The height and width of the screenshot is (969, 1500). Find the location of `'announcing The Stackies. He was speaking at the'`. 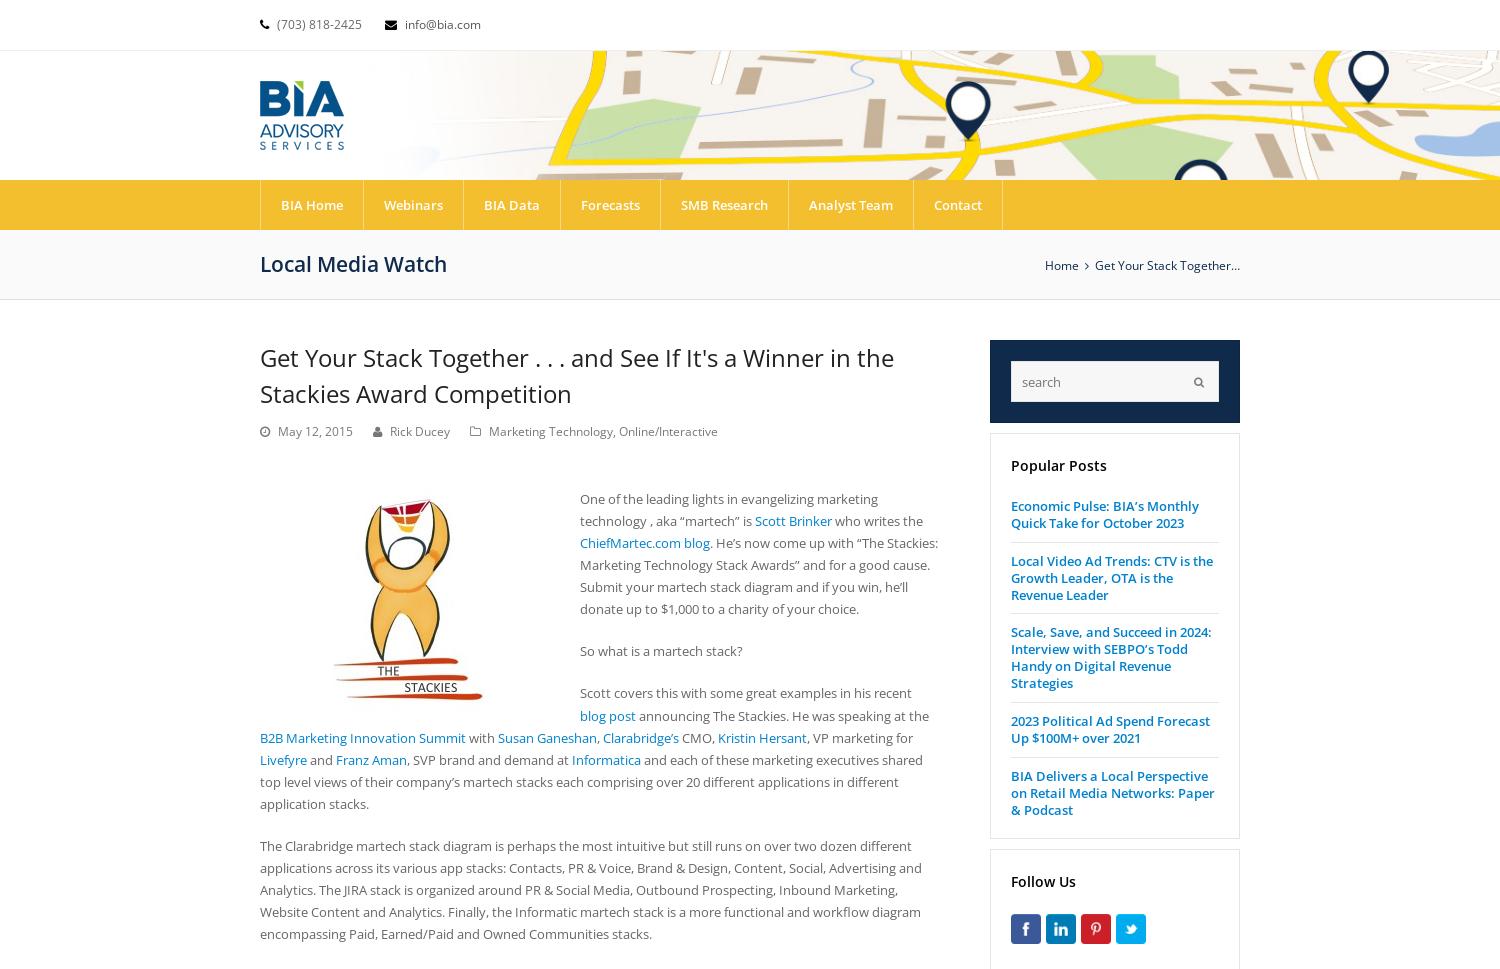

'announcing The Stackies. He was speaking at the' is located at coordinates (782, 715).